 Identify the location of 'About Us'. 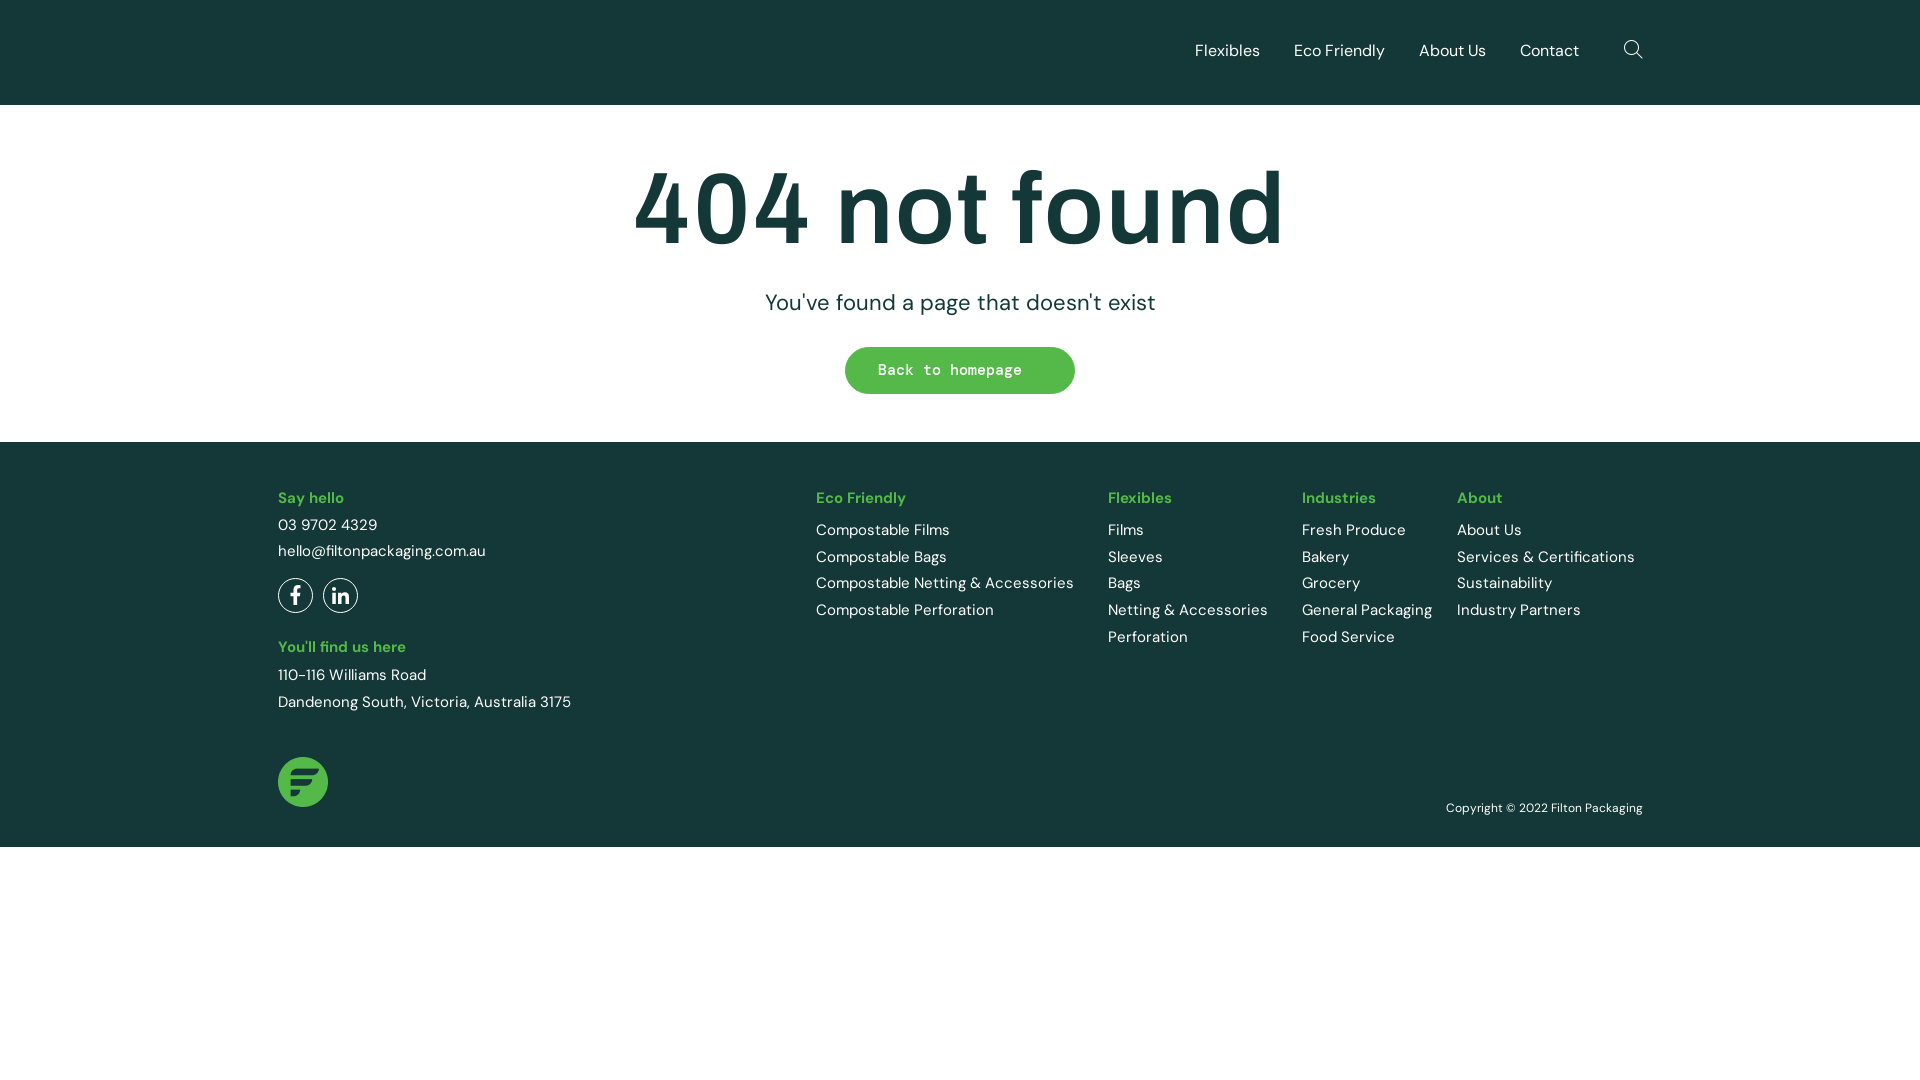
(1489, 528).